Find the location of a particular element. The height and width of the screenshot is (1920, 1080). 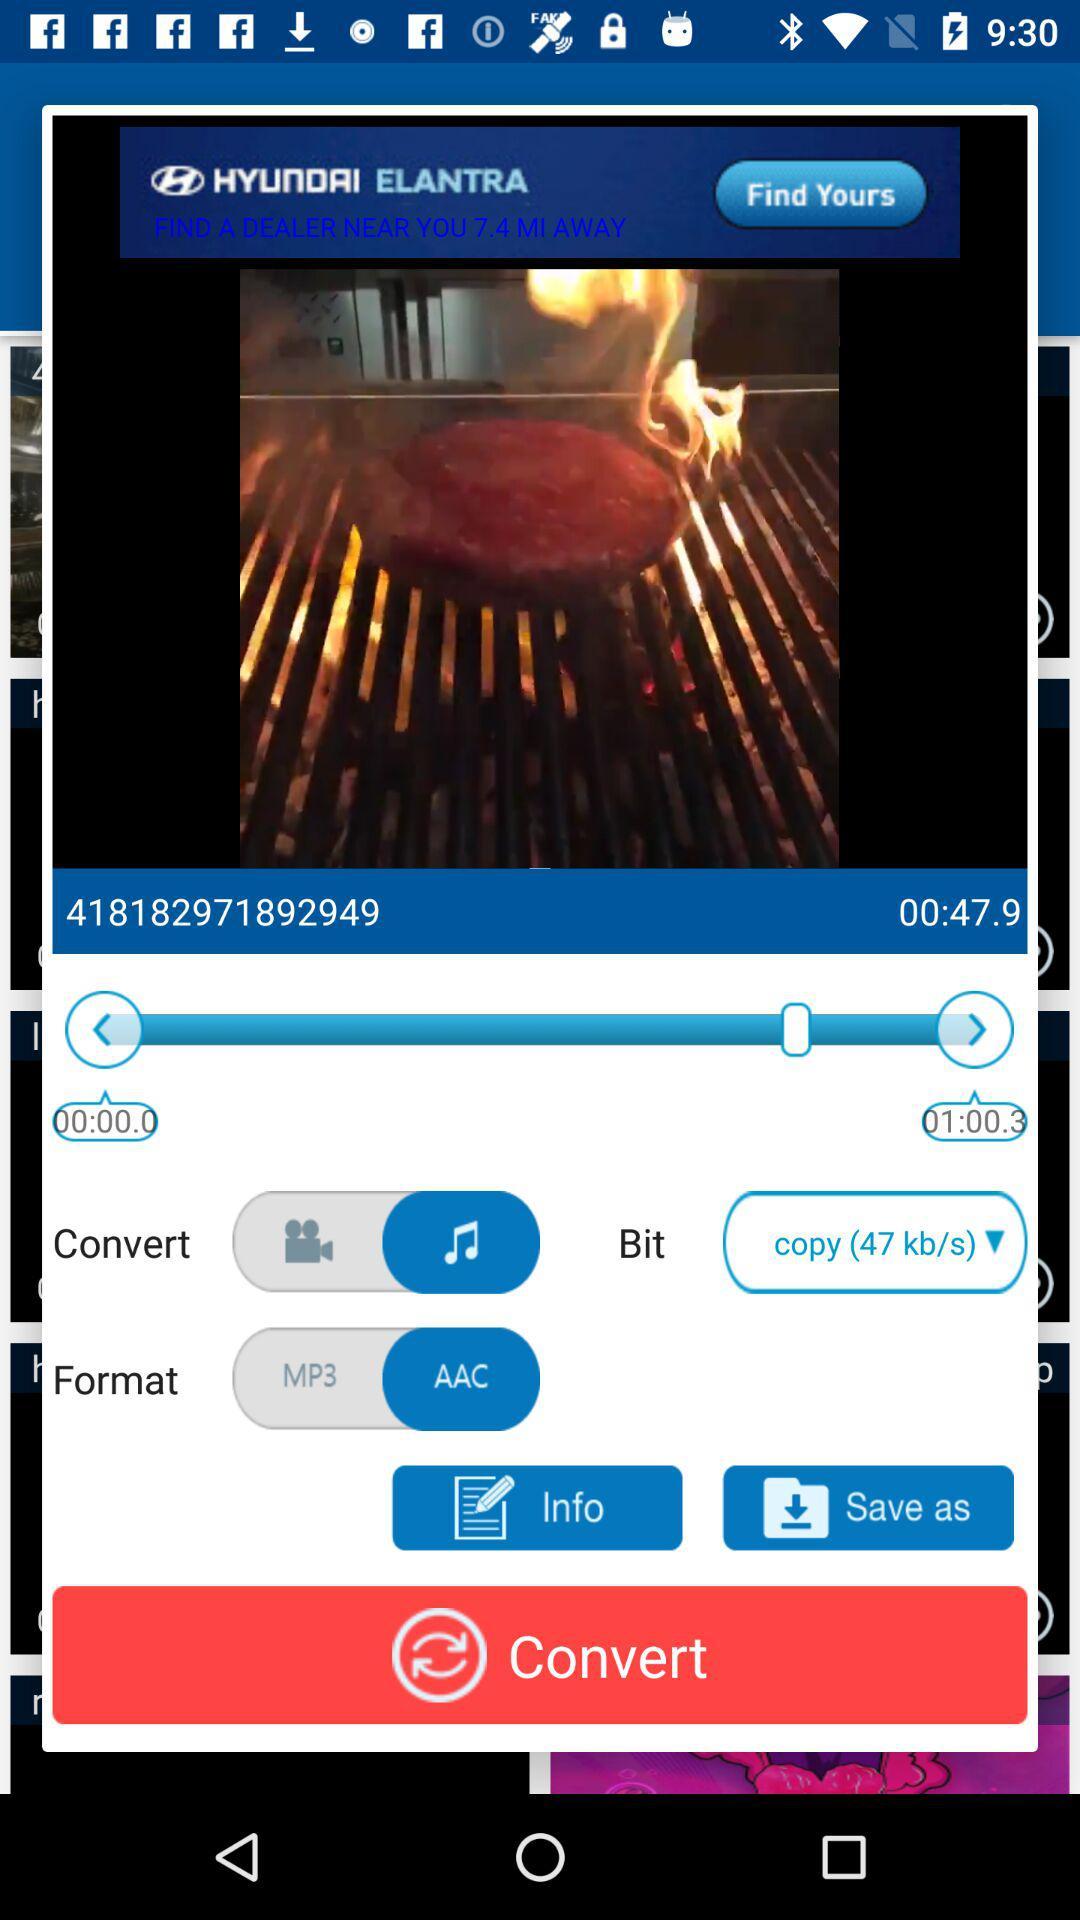

enable format mode is located at coordinates (461, 1378).